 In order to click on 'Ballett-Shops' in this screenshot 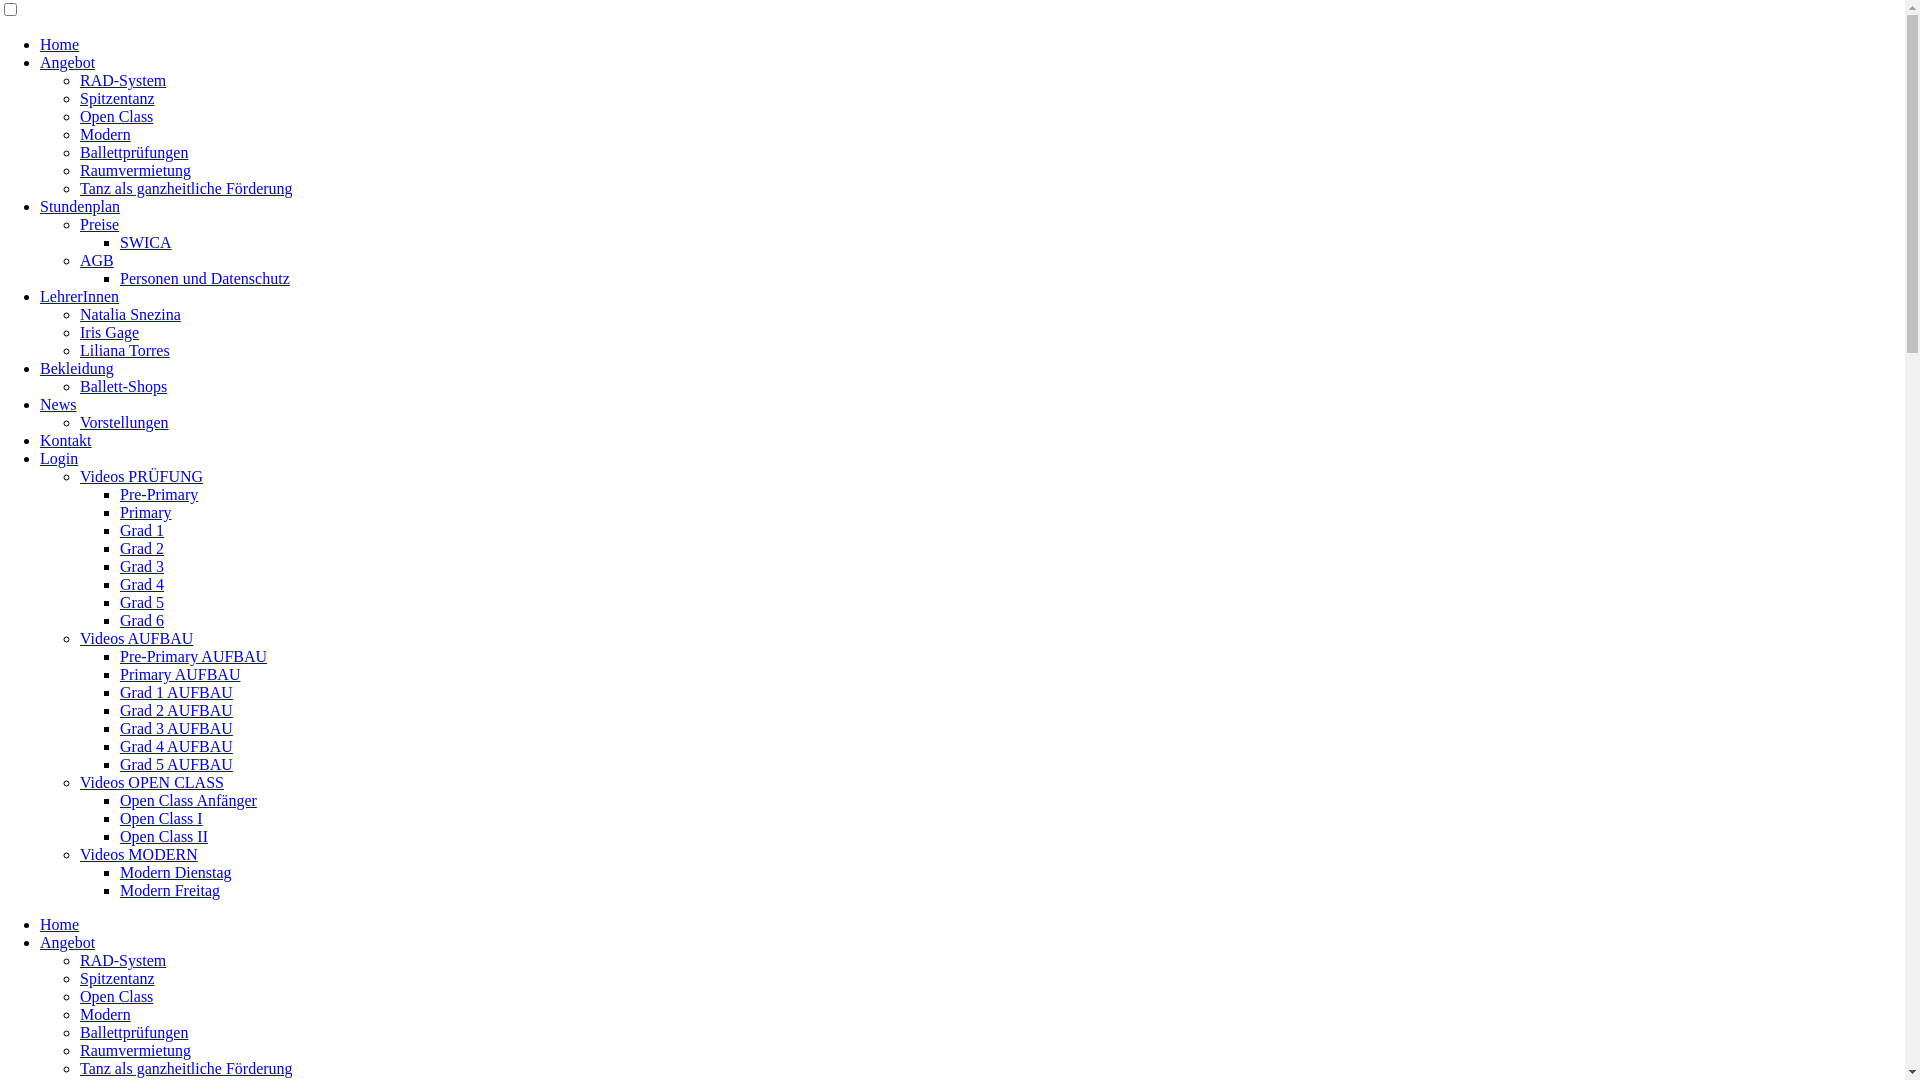, I will do `click(80, 386)`.